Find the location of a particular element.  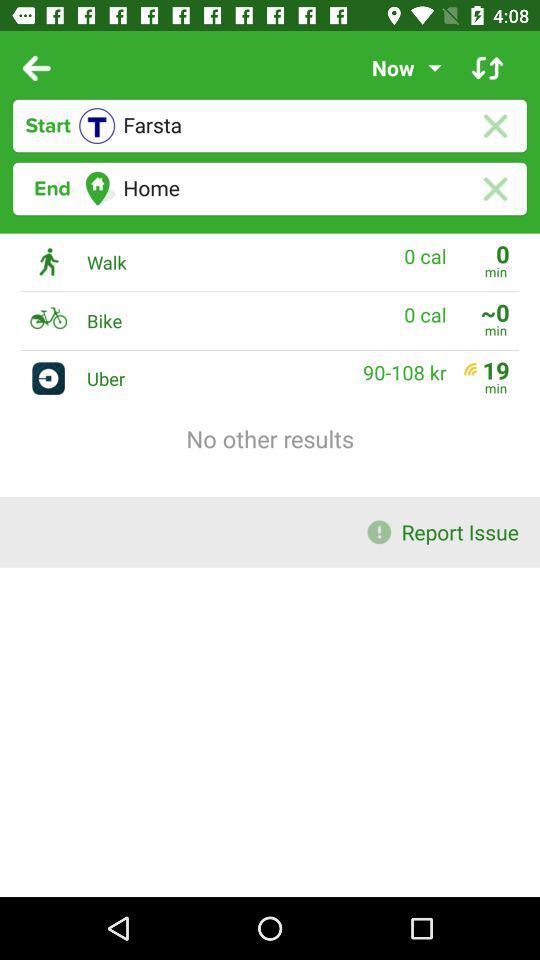

cancel text is located at coordinates (494, 125).